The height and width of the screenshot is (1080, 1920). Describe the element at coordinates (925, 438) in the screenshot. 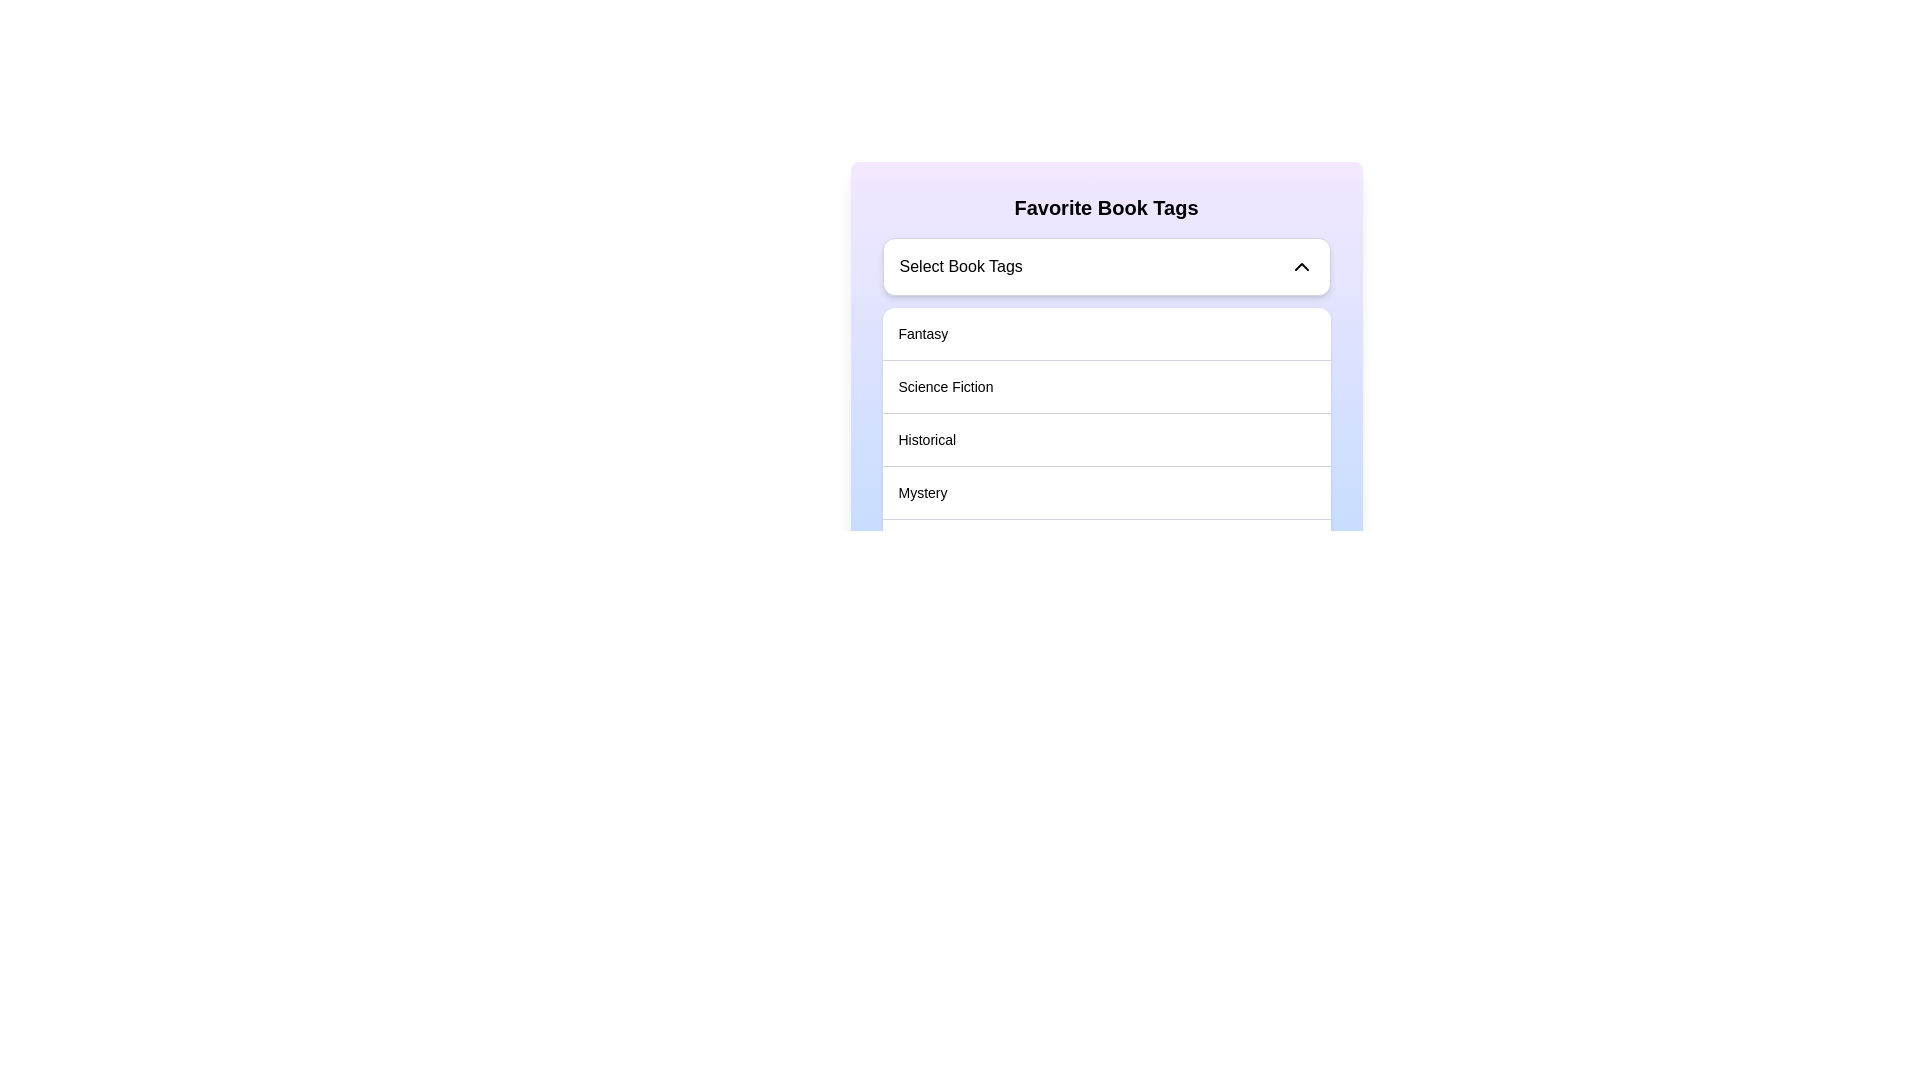

I see `to select the 'Historical' option from the dropdown list in the 'Favorite Book Tags' dialog, which is the third item in the list located between 'Science Fiction' and 'Mystery'` at that location.